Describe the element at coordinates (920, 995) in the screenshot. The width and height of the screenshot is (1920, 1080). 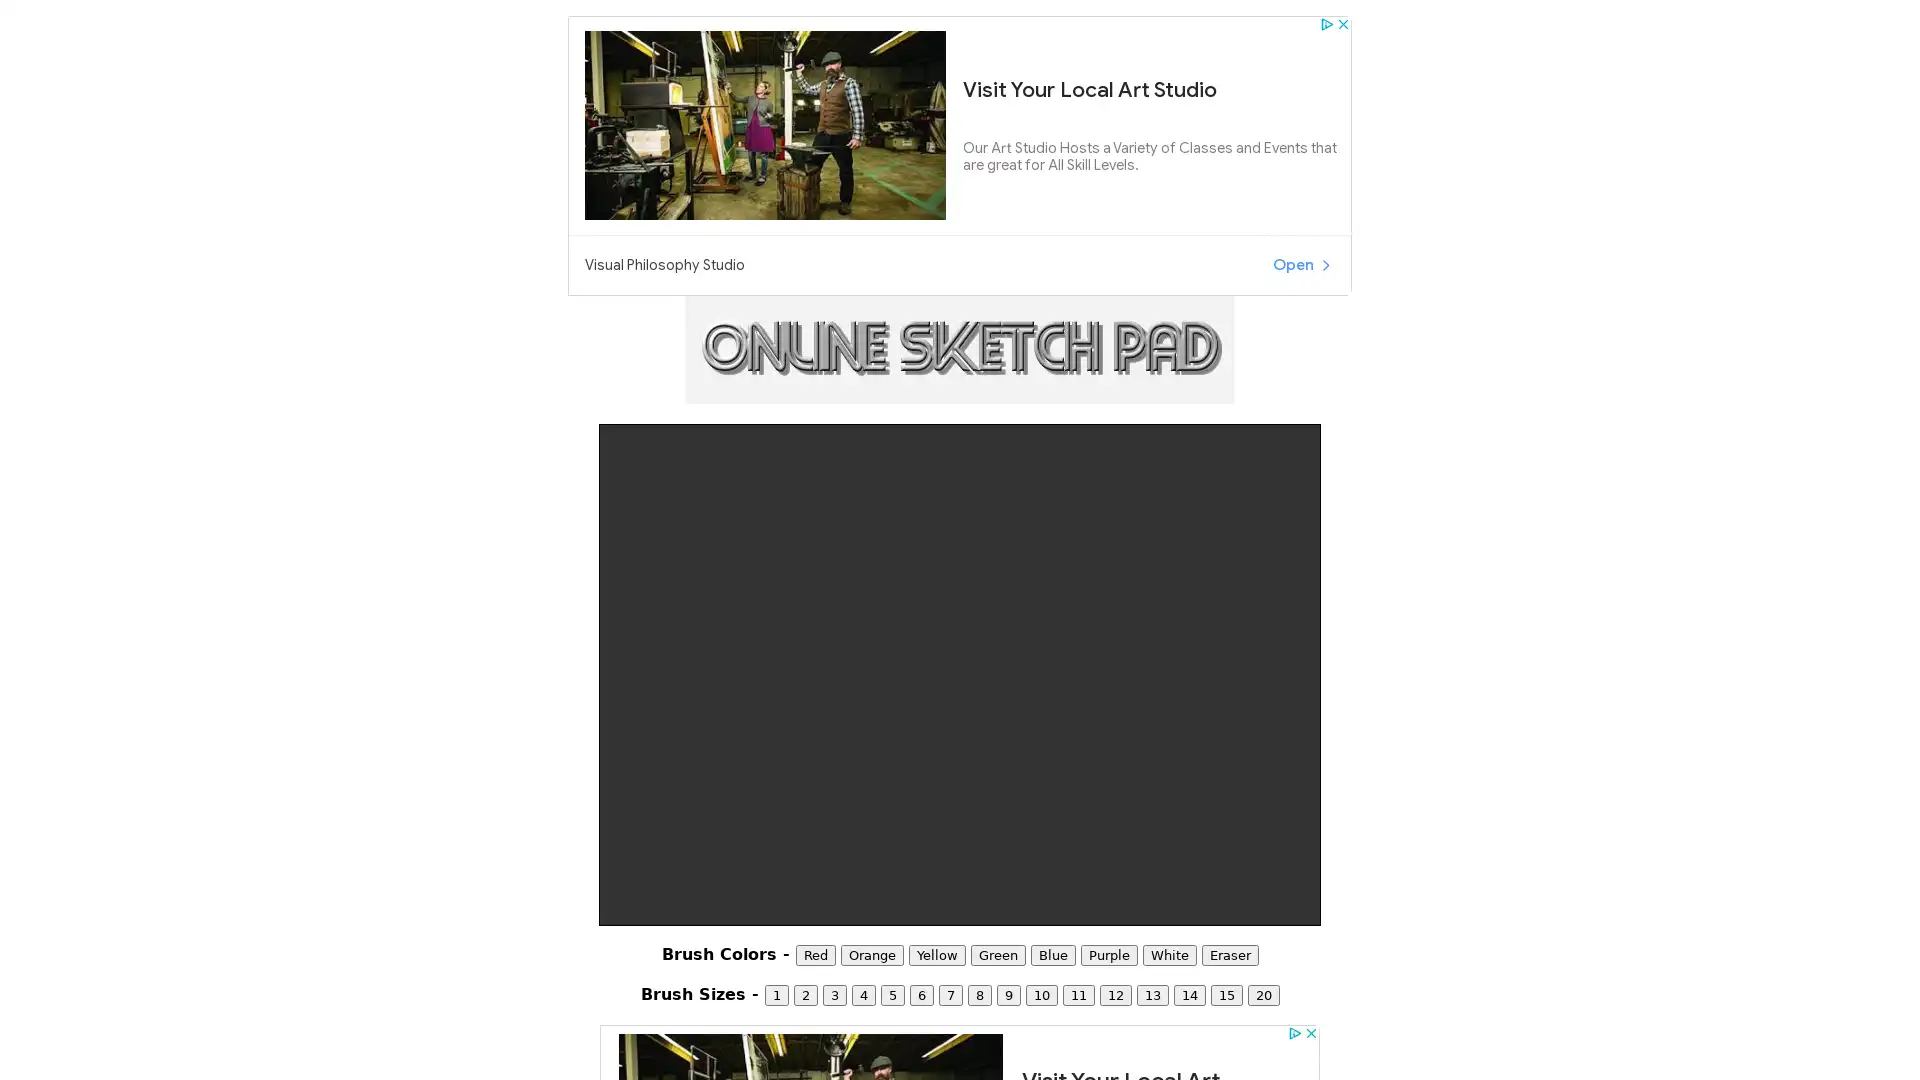
I see `6` at that location.